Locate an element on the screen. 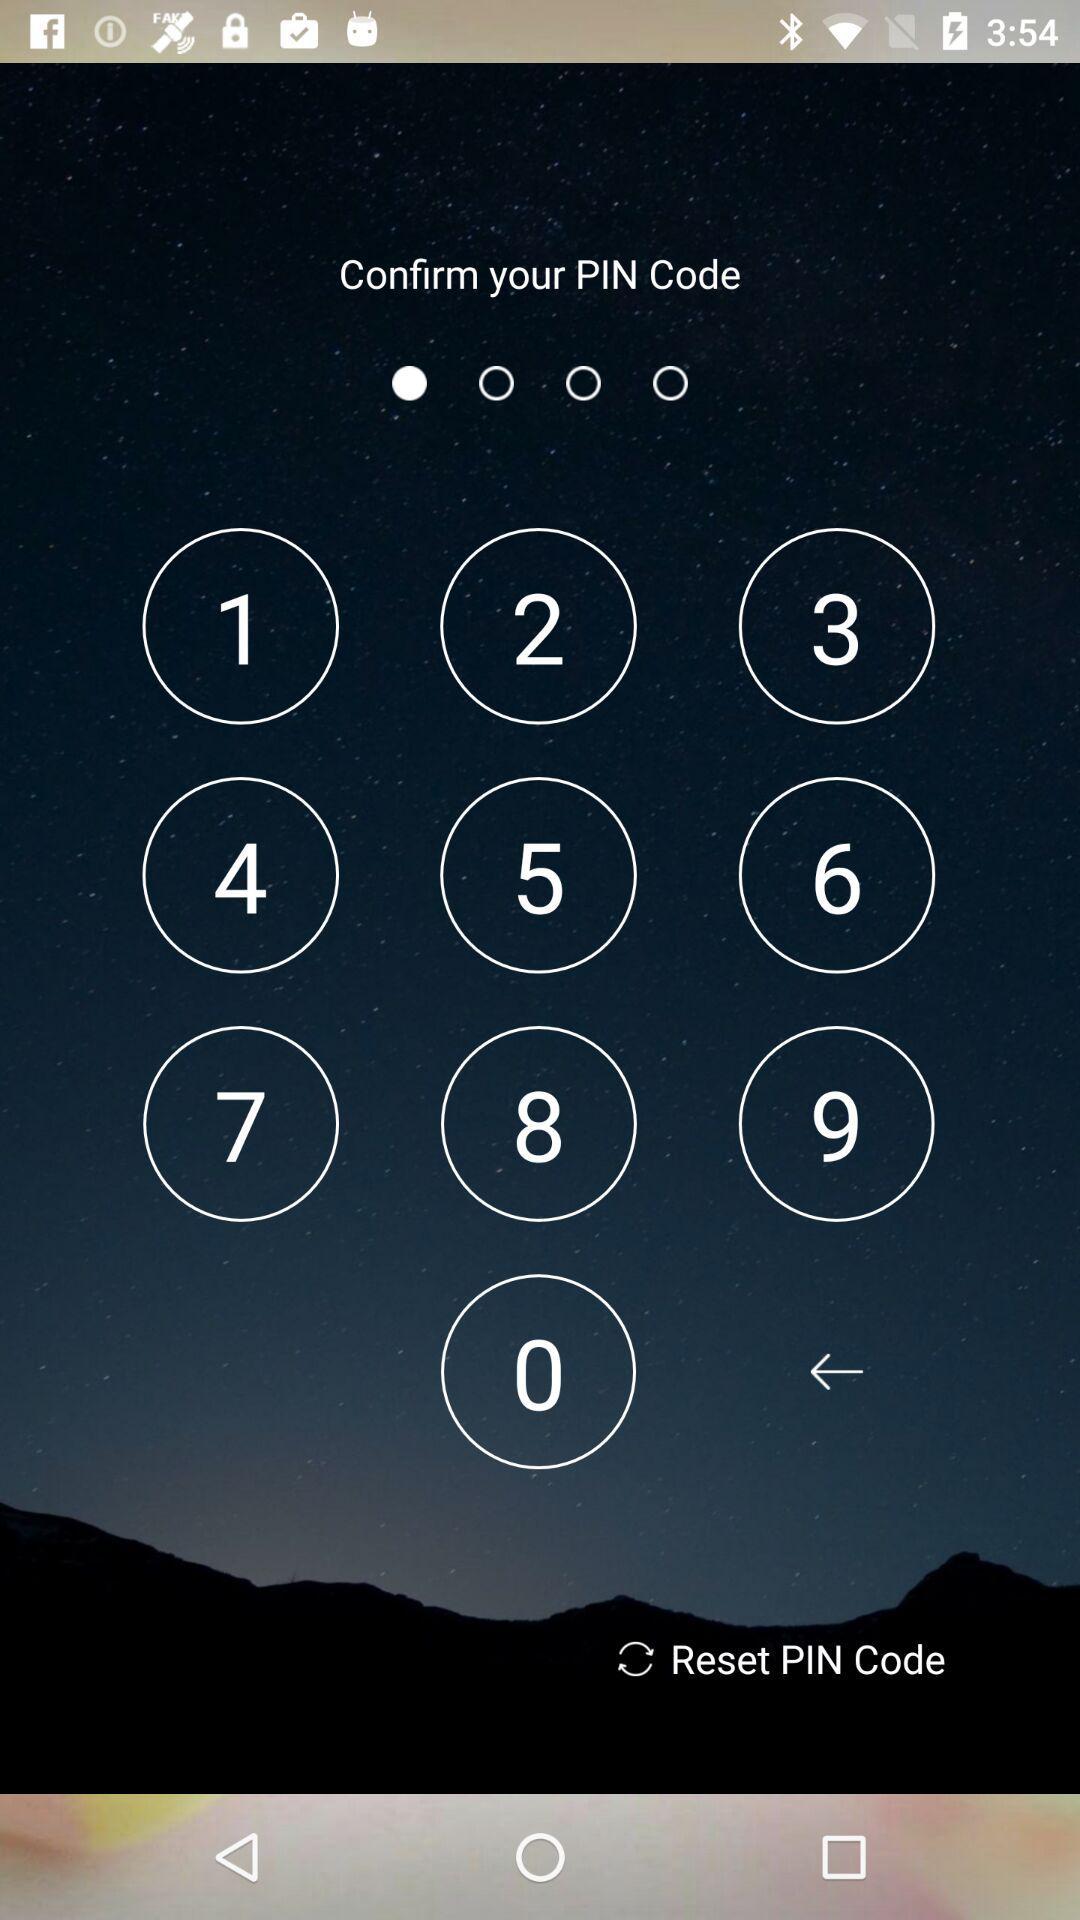  the item below 5 app is located at coordinates (537, 1123).